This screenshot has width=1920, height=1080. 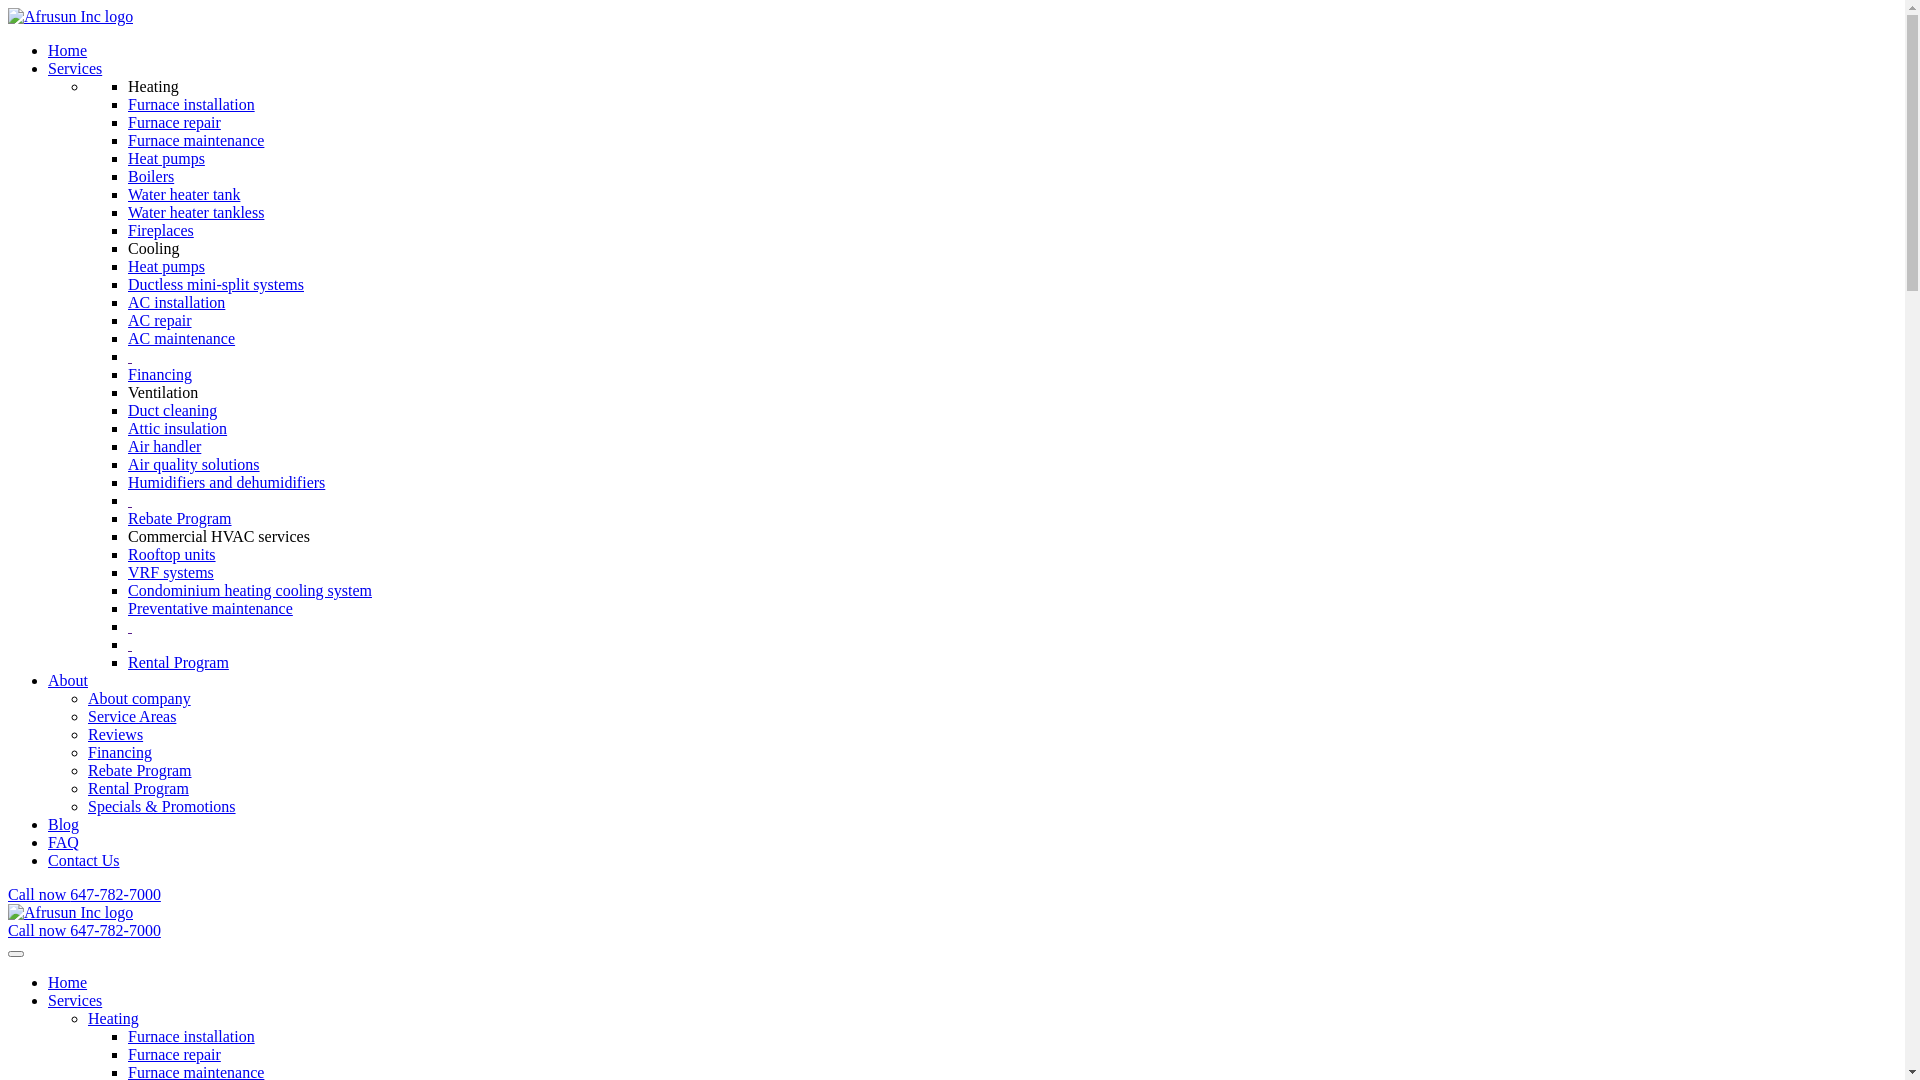 What do you see at coordinates (48, 842) in the screenshot?
I see `'FAQ'` at bounding box center [48, 842].